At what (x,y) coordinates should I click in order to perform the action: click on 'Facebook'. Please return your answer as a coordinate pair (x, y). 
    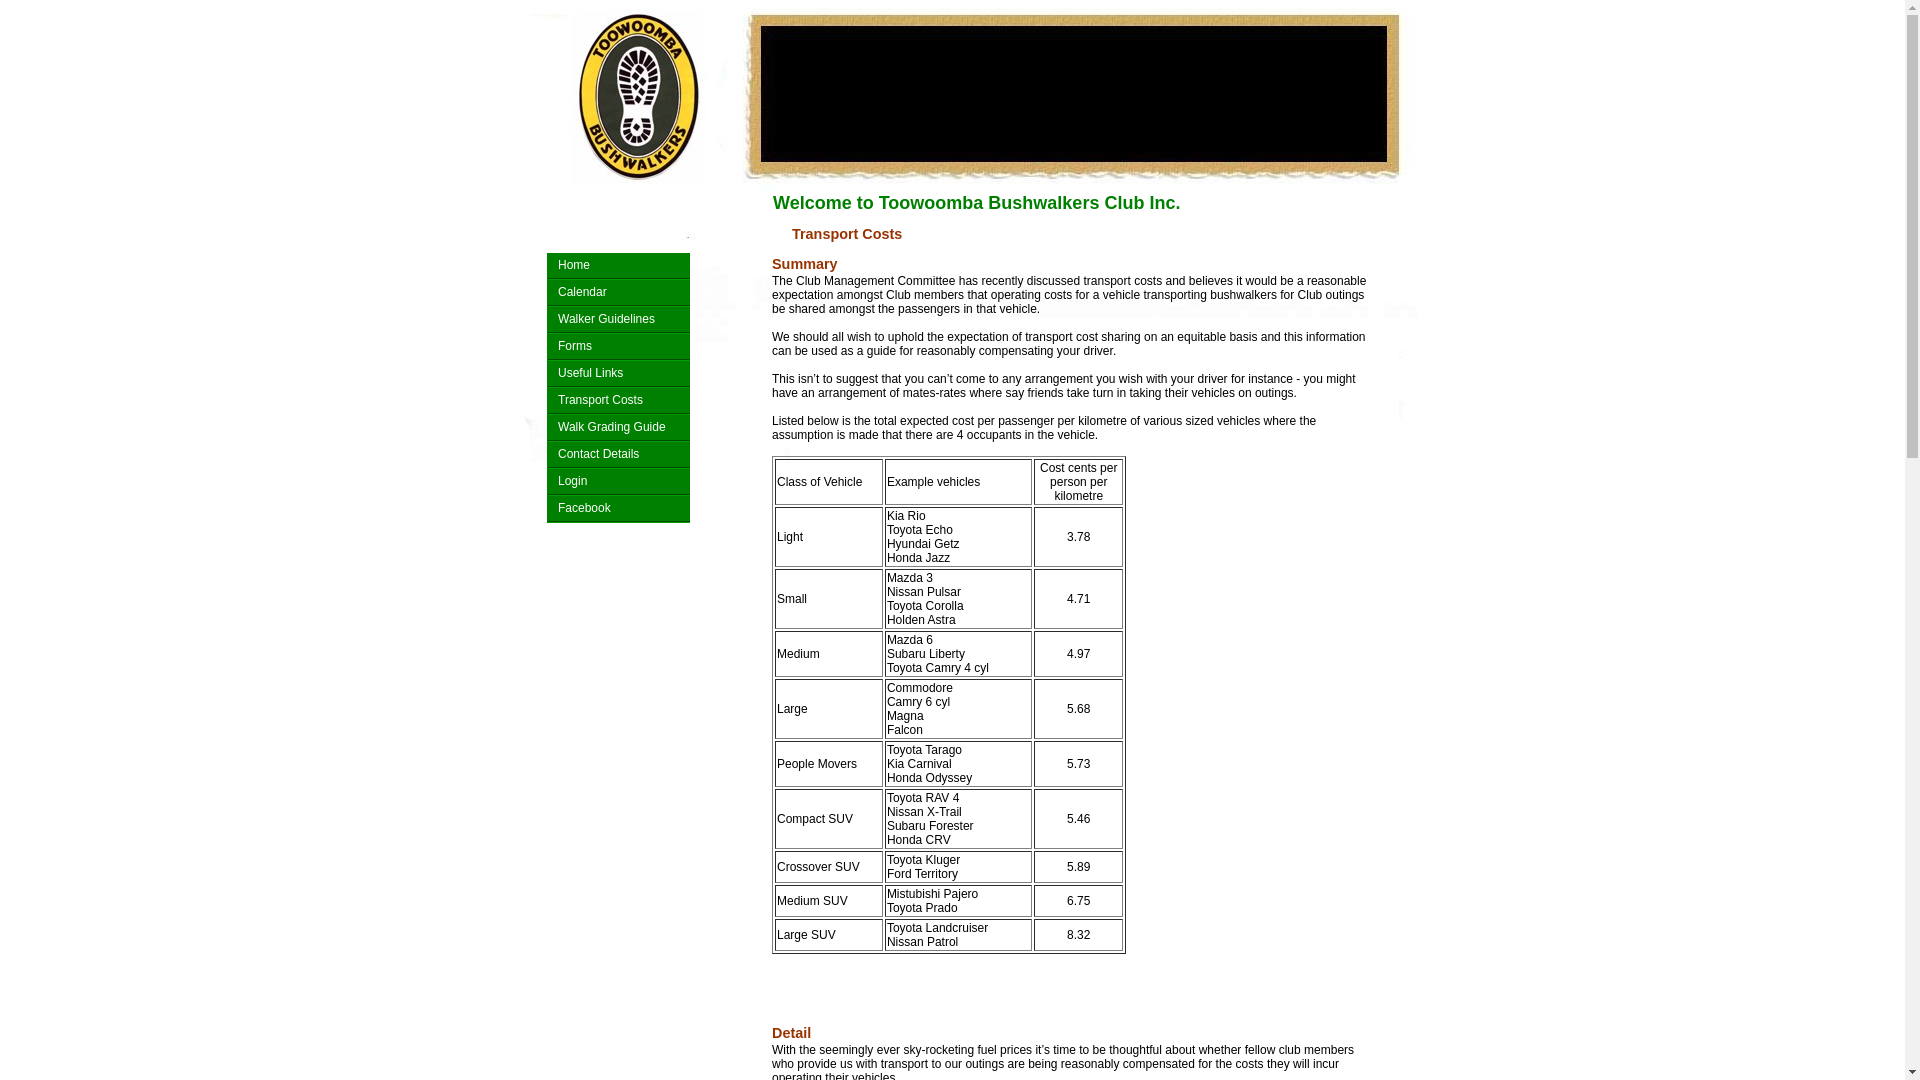
    Looking at the image, I should click on (618, 508).